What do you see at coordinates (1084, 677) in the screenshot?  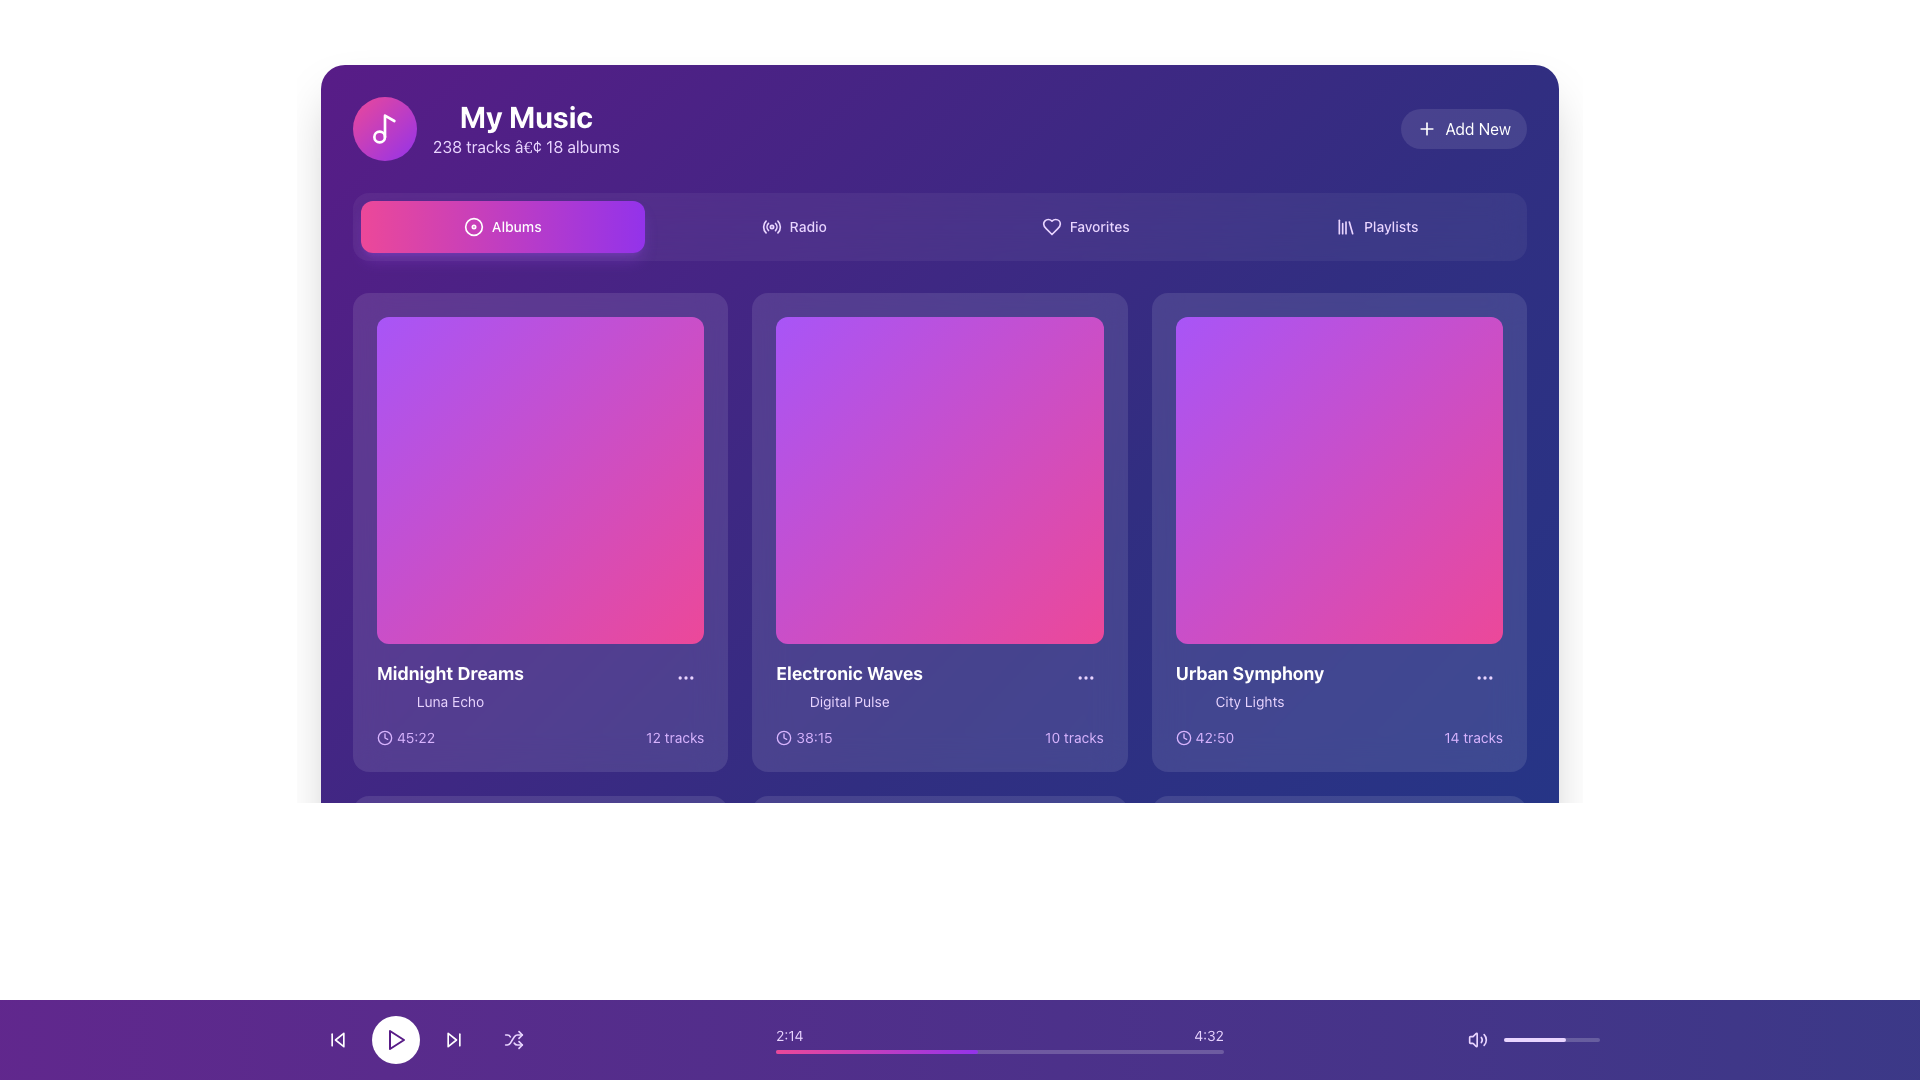 I see `the menu button located at the bottom right corner of the 'Electronic Waves' card` at bounding box center [1084, 677].